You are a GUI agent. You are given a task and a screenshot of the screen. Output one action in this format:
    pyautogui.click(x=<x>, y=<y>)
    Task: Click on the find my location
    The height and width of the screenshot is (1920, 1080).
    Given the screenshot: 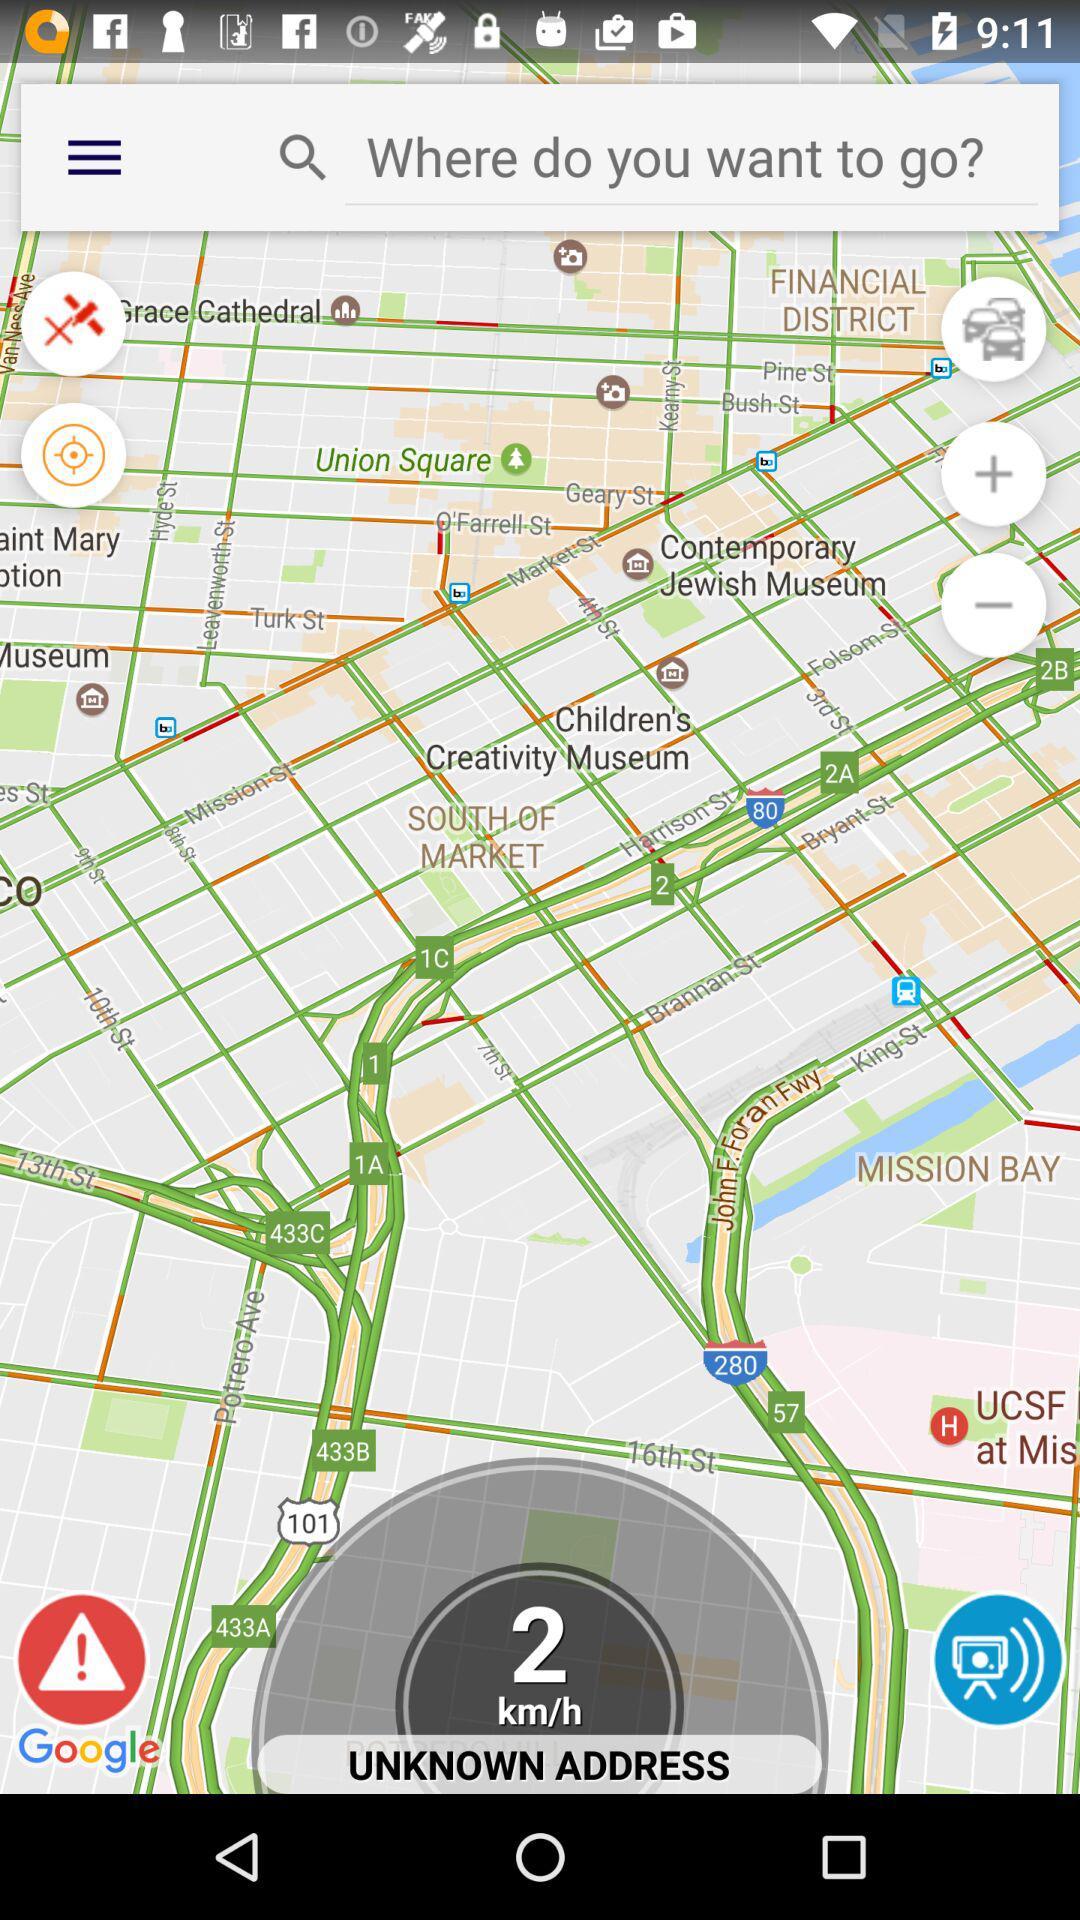 What is the action you would take?
    pyautogui.click(x=72, y=454)
    